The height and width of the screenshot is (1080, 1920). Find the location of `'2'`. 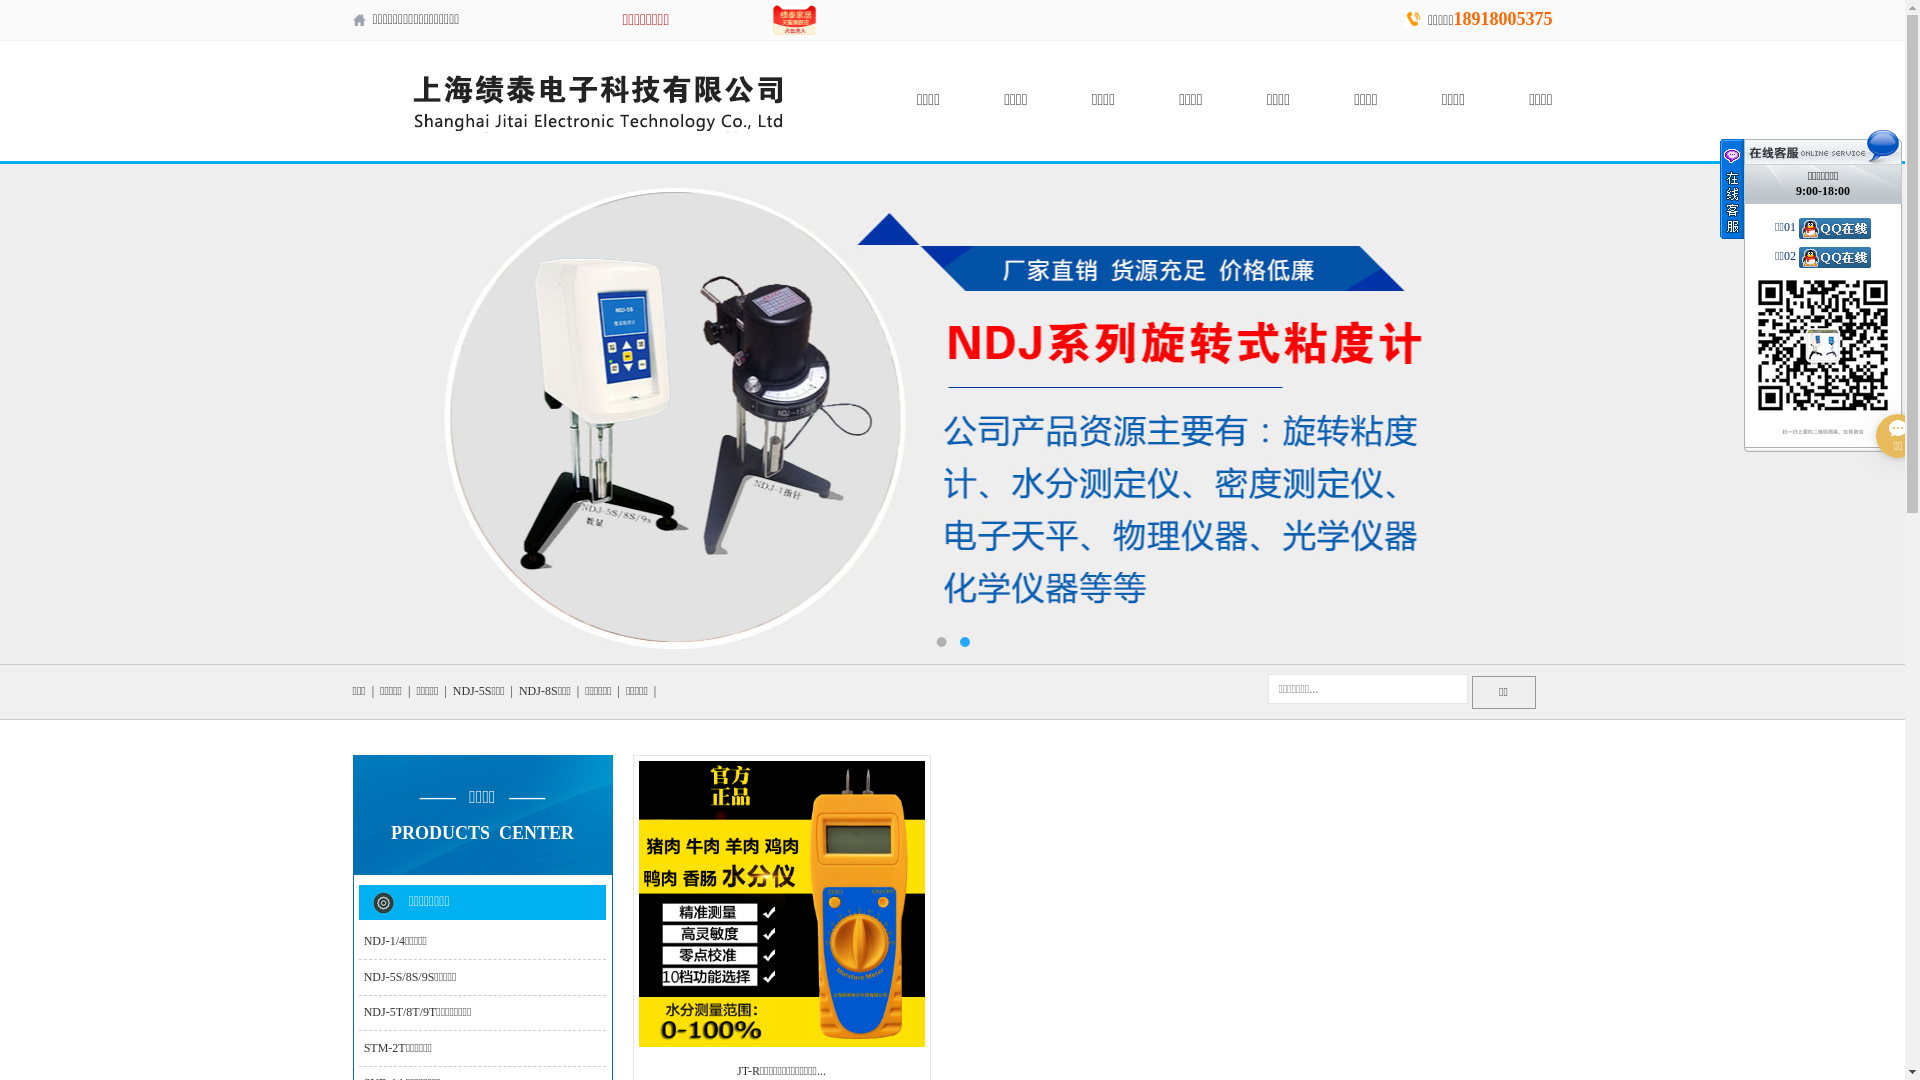

'2' is located at coordinates (964, 641).